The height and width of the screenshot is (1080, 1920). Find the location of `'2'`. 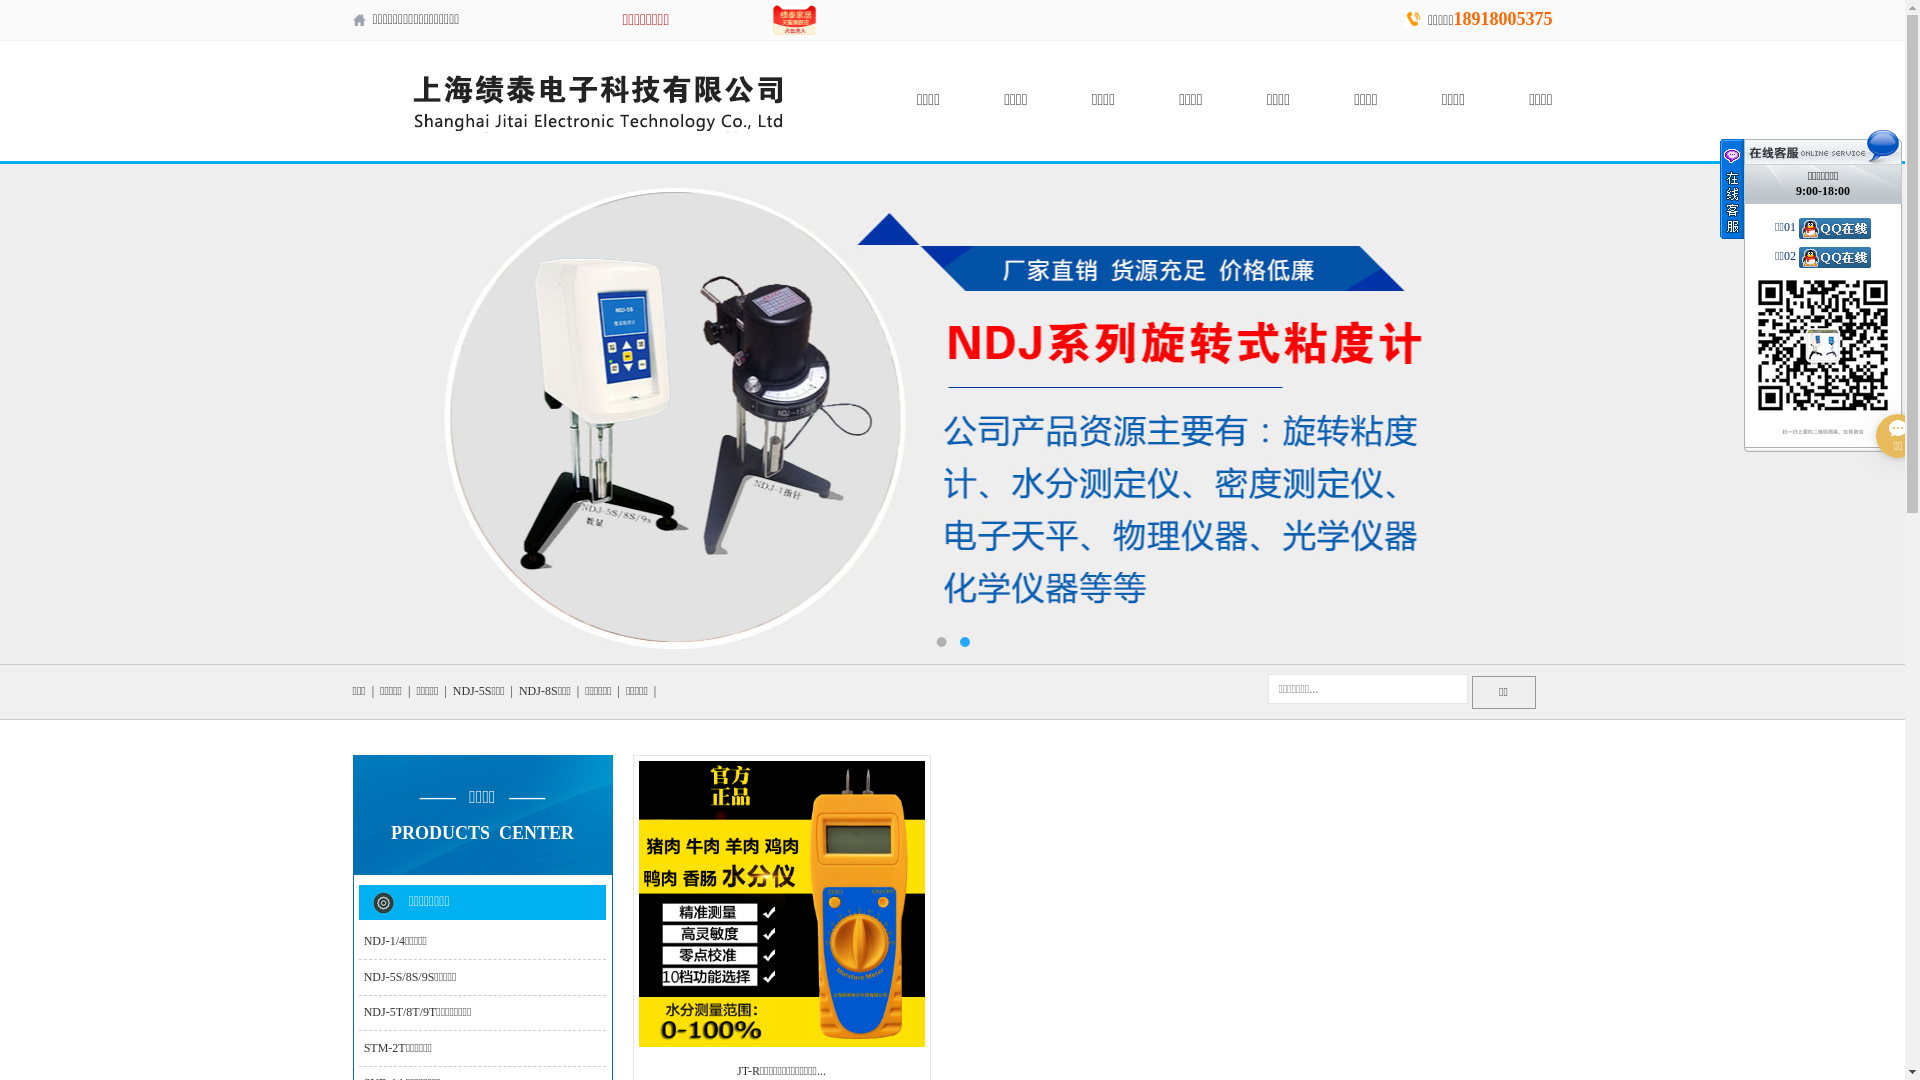

'2' is located at coordinates (964, 641).